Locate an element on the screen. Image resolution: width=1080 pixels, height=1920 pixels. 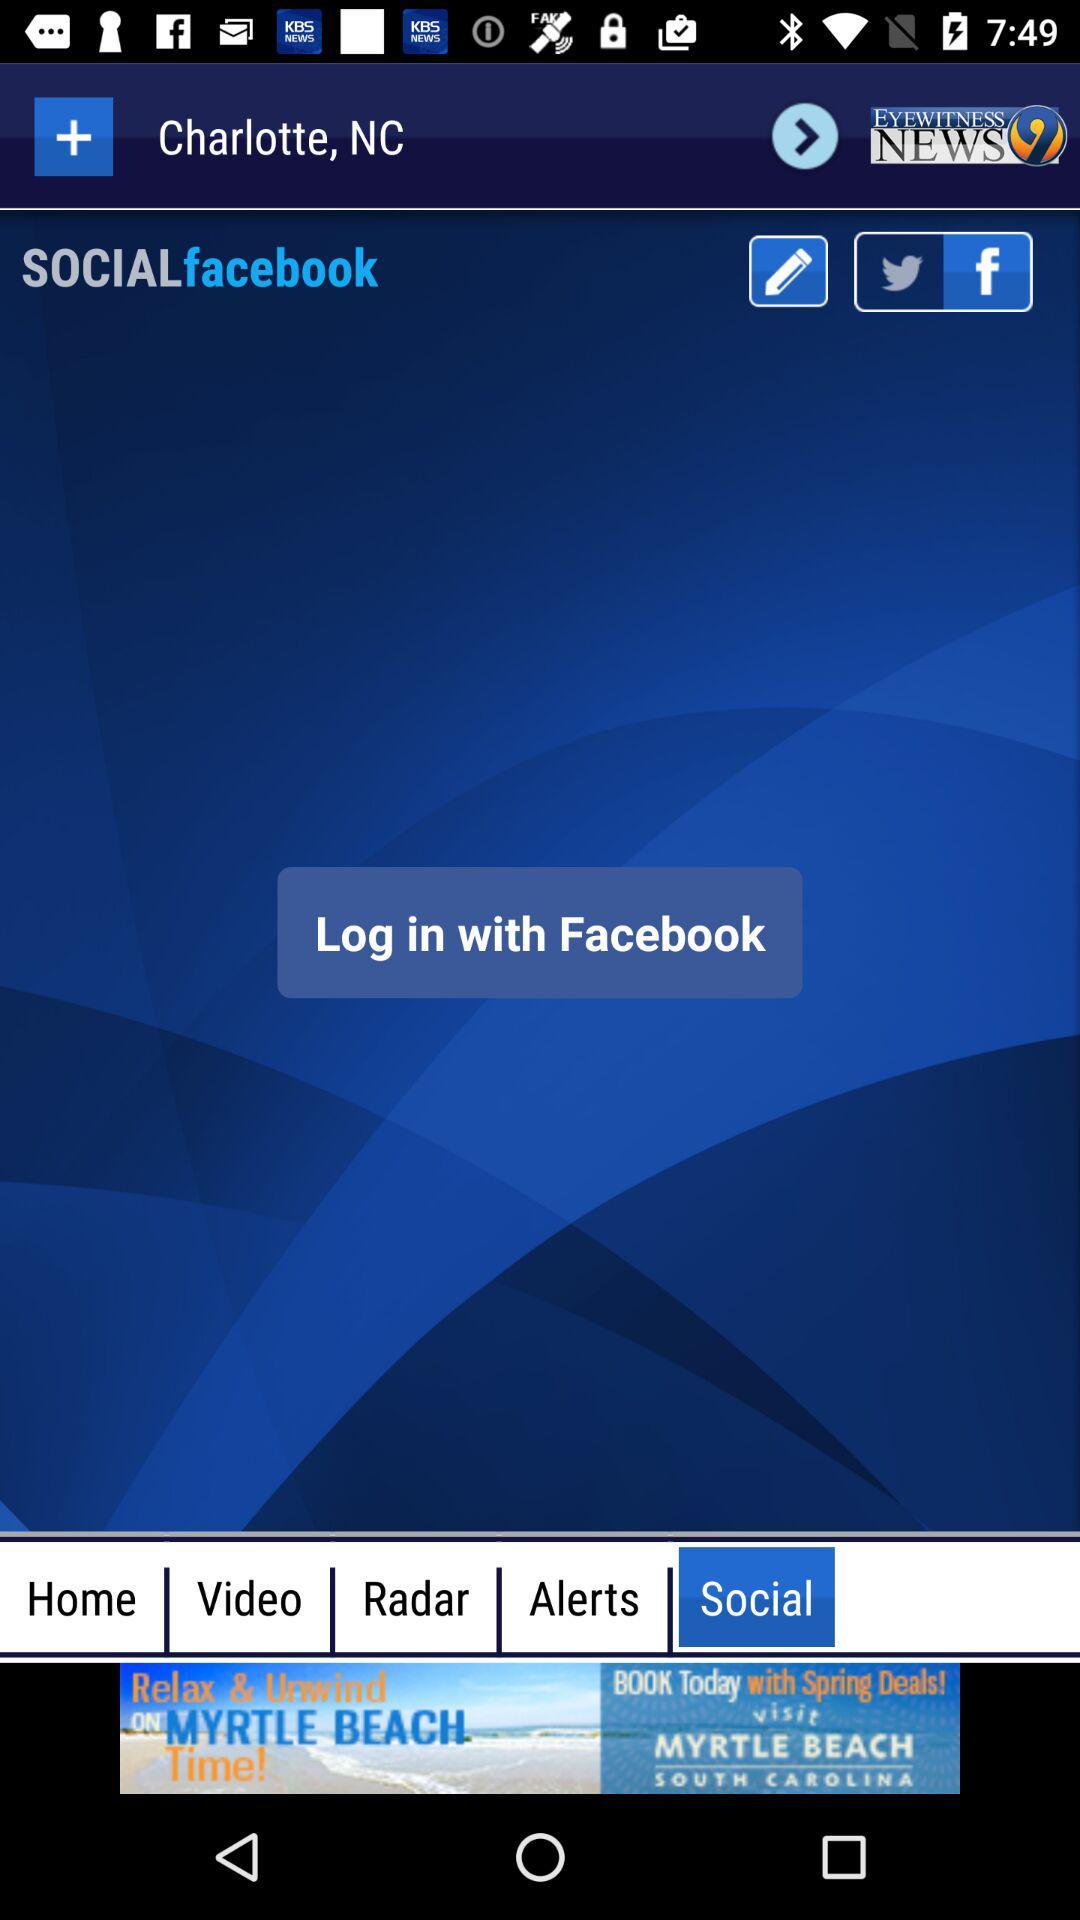
log in is located at coordinates (540, 931).